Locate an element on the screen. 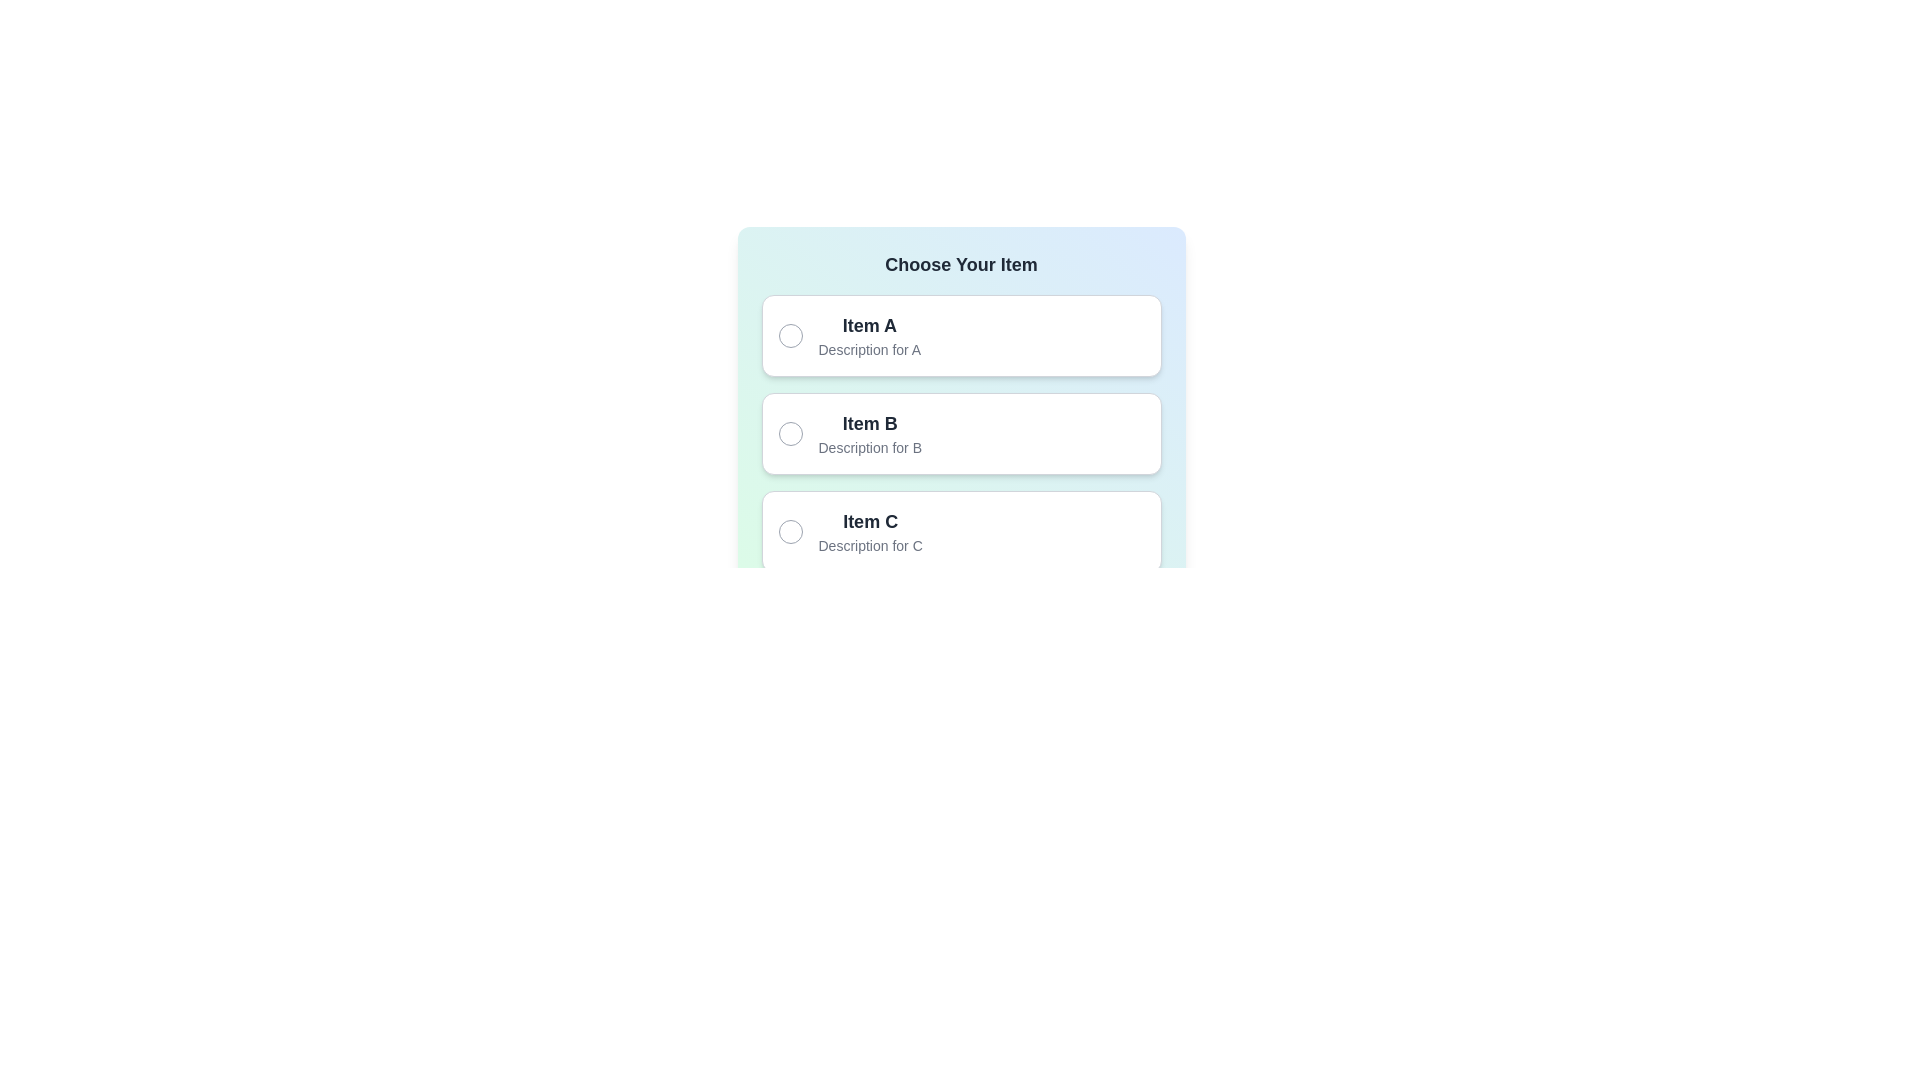 The height and width of the screenshot is (1080, 1920). the radio button that serves as the select indicator for 'Item B' is located at coordinates (789, 433).